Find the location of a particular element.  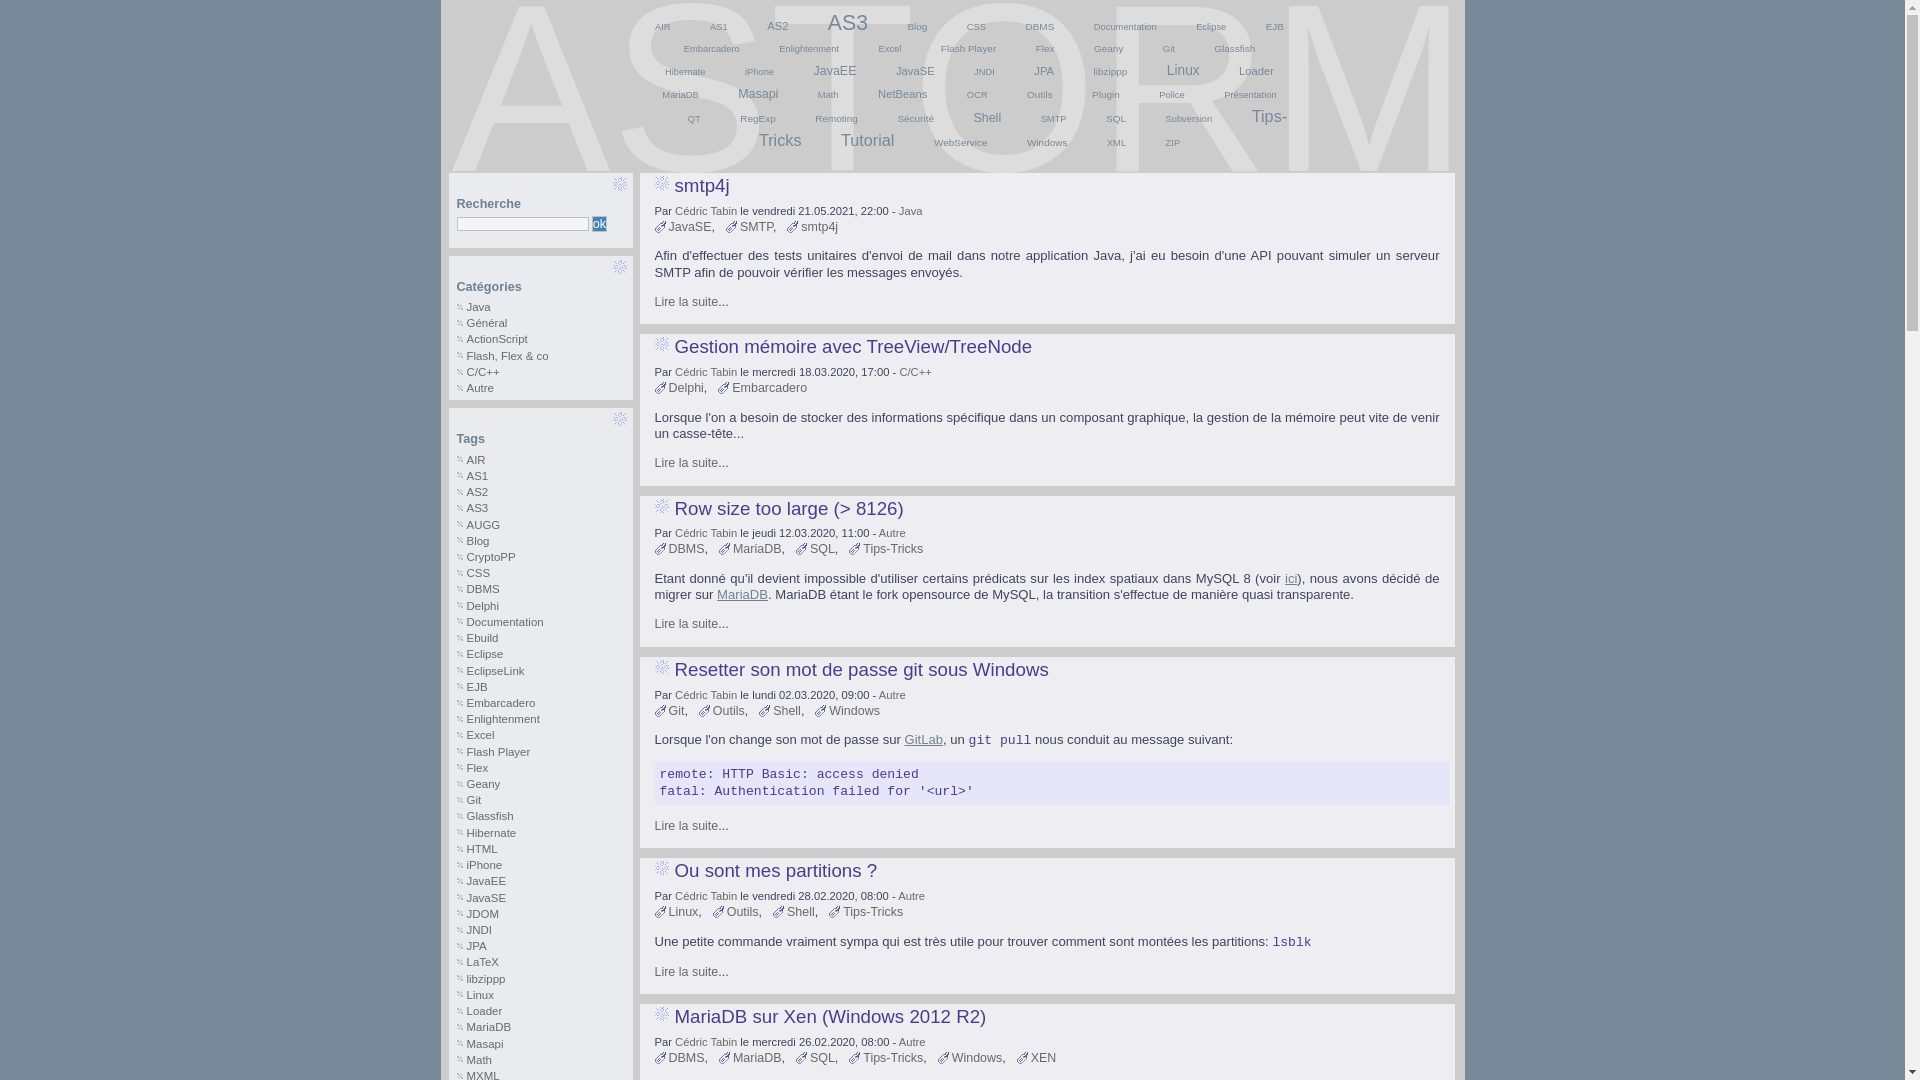

'AIR' is located at coordinates (662, 27).